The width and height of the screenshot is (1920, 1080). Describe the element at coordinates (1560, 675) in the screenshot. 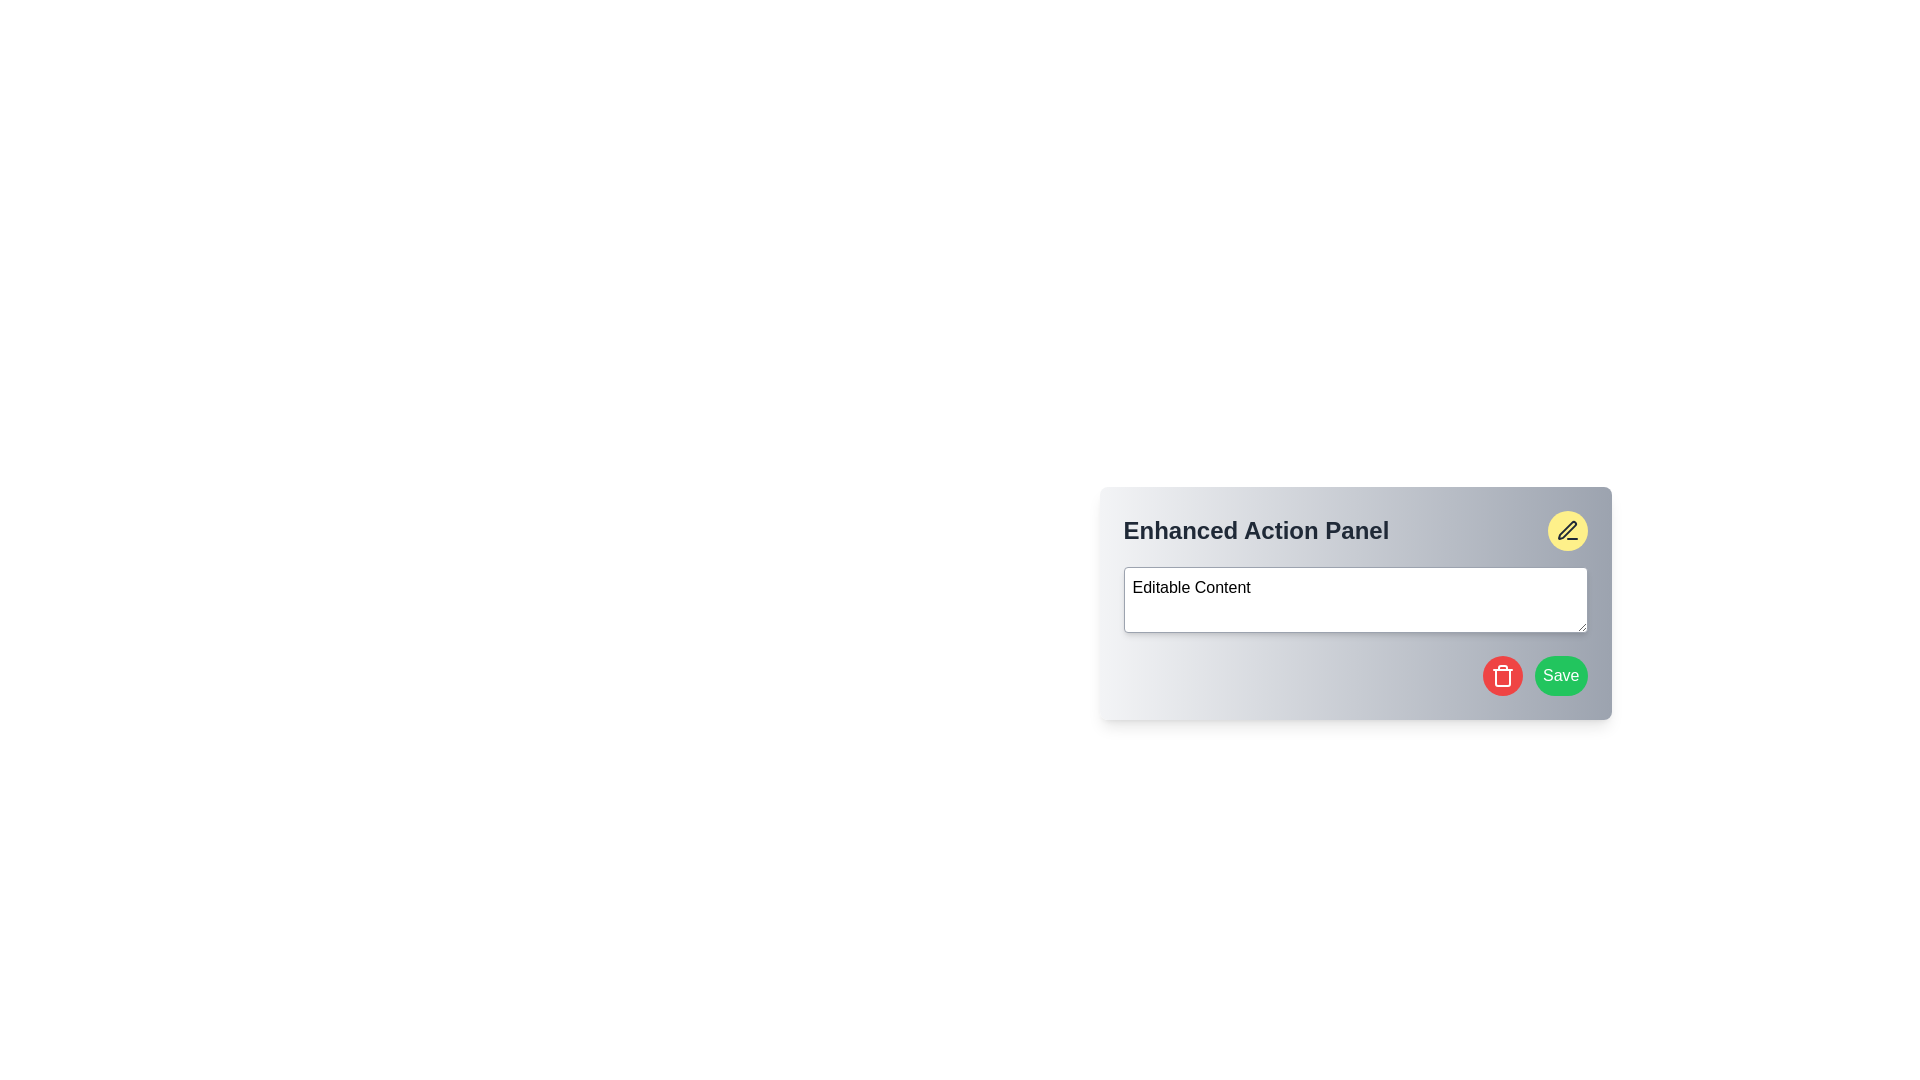

I see `the circular green 'Save' button located at the far-right end of the action buttons row` at that location.